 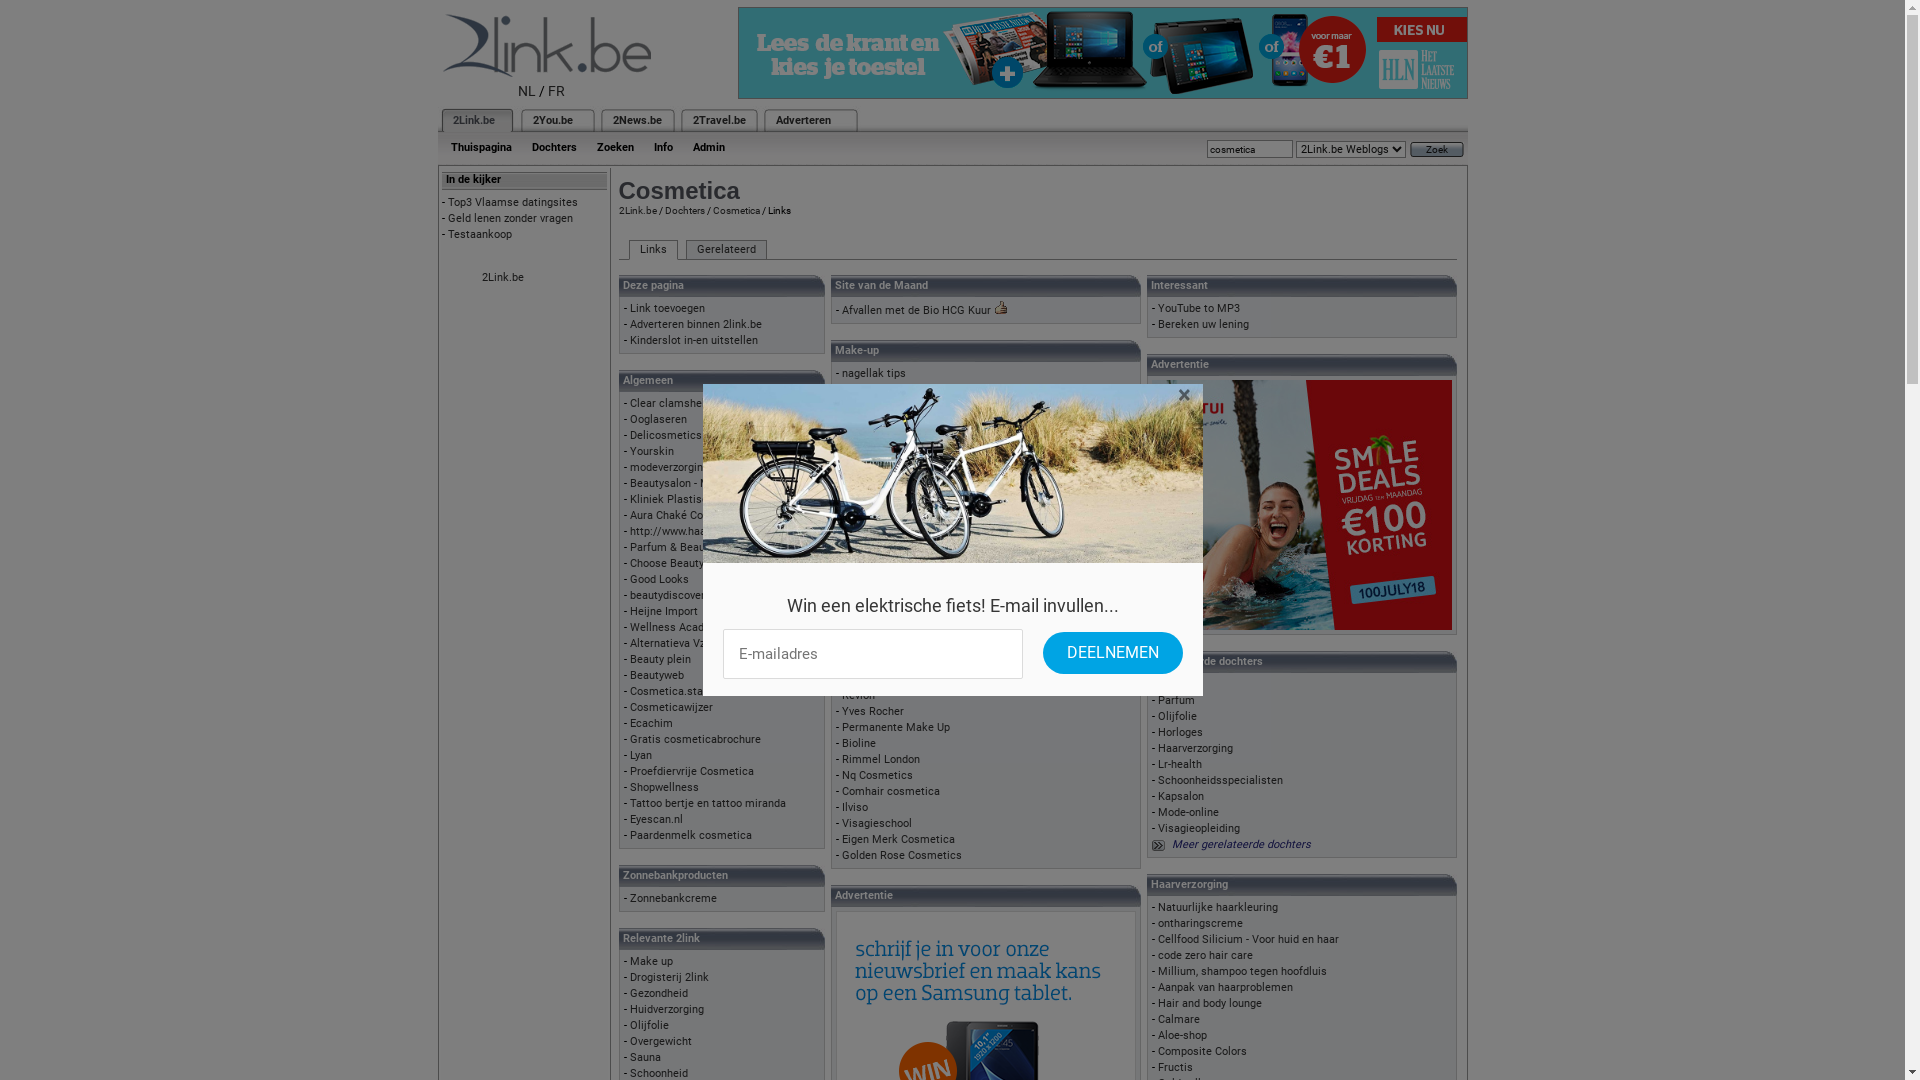 What do you see at coordinates (666, 434) in the screenshot?
I see `'Delicosmetics'` at bounding box center [666, 434].